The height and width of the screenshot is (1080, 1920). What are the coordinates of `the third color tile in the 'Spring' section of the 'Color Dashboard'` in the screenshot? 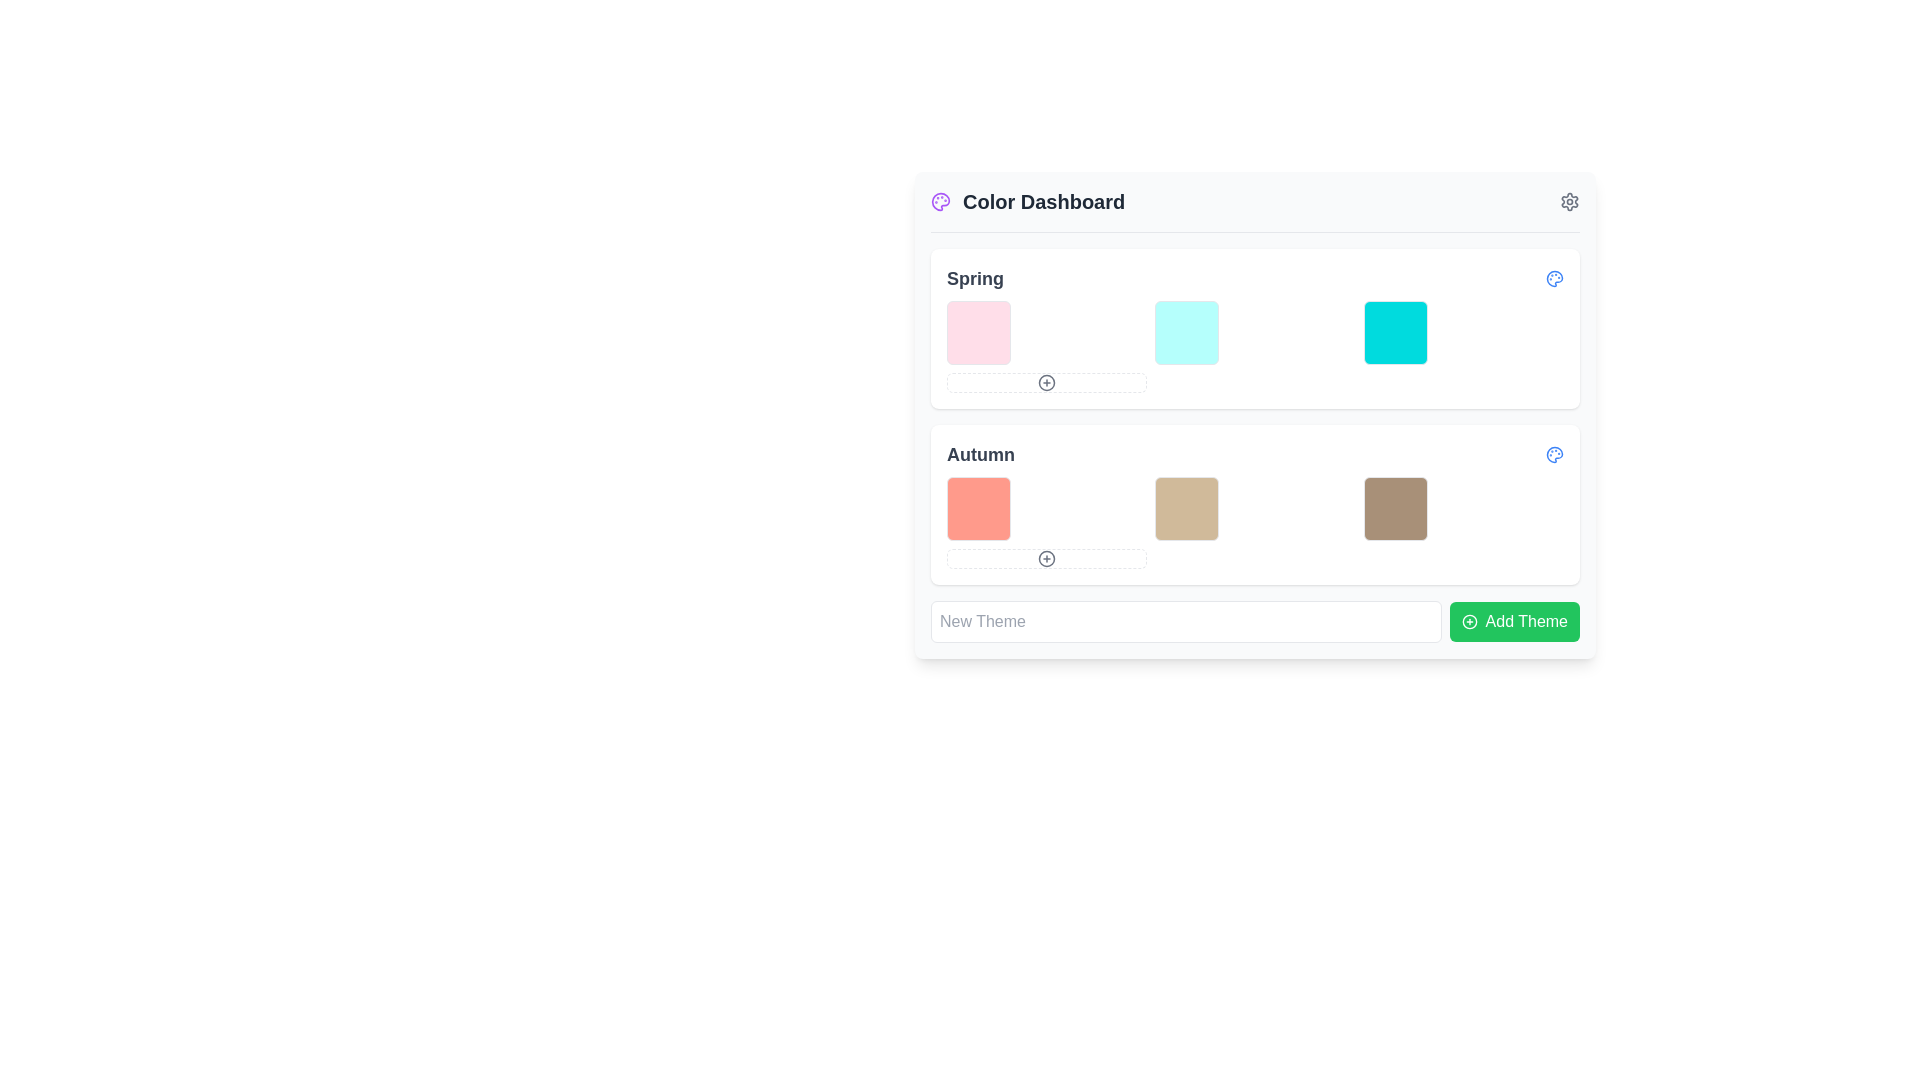 It's located at (1394, 331).